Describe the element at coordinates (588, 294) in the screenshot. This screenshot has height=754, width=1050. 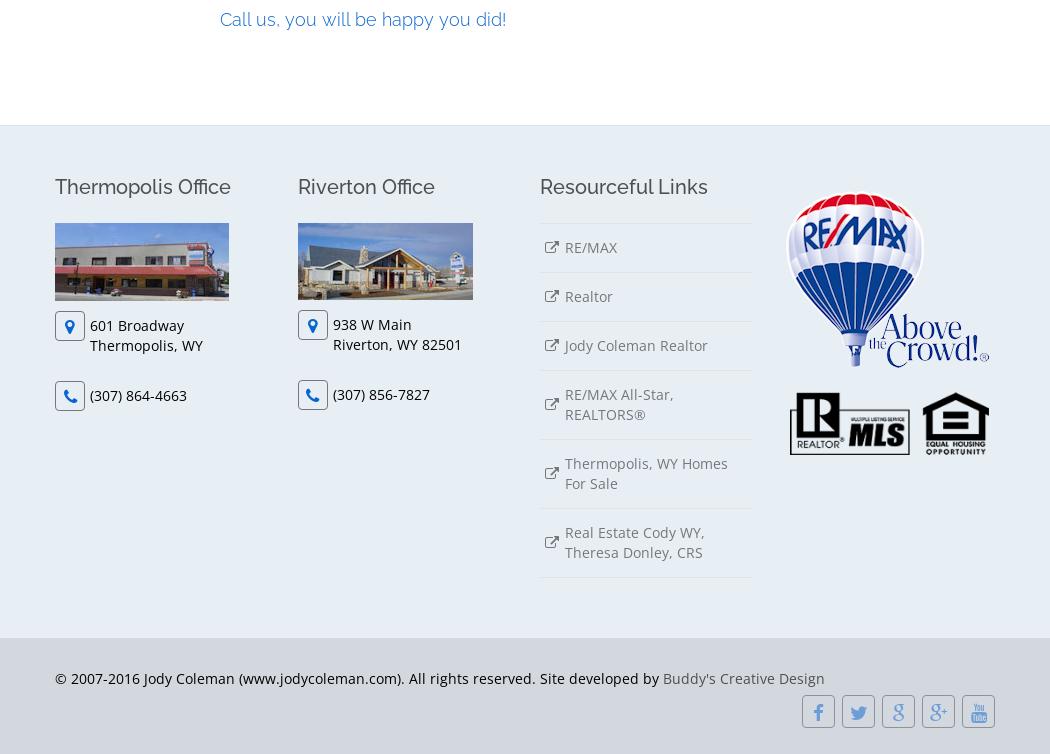
I see `'Realtor'` at that location.